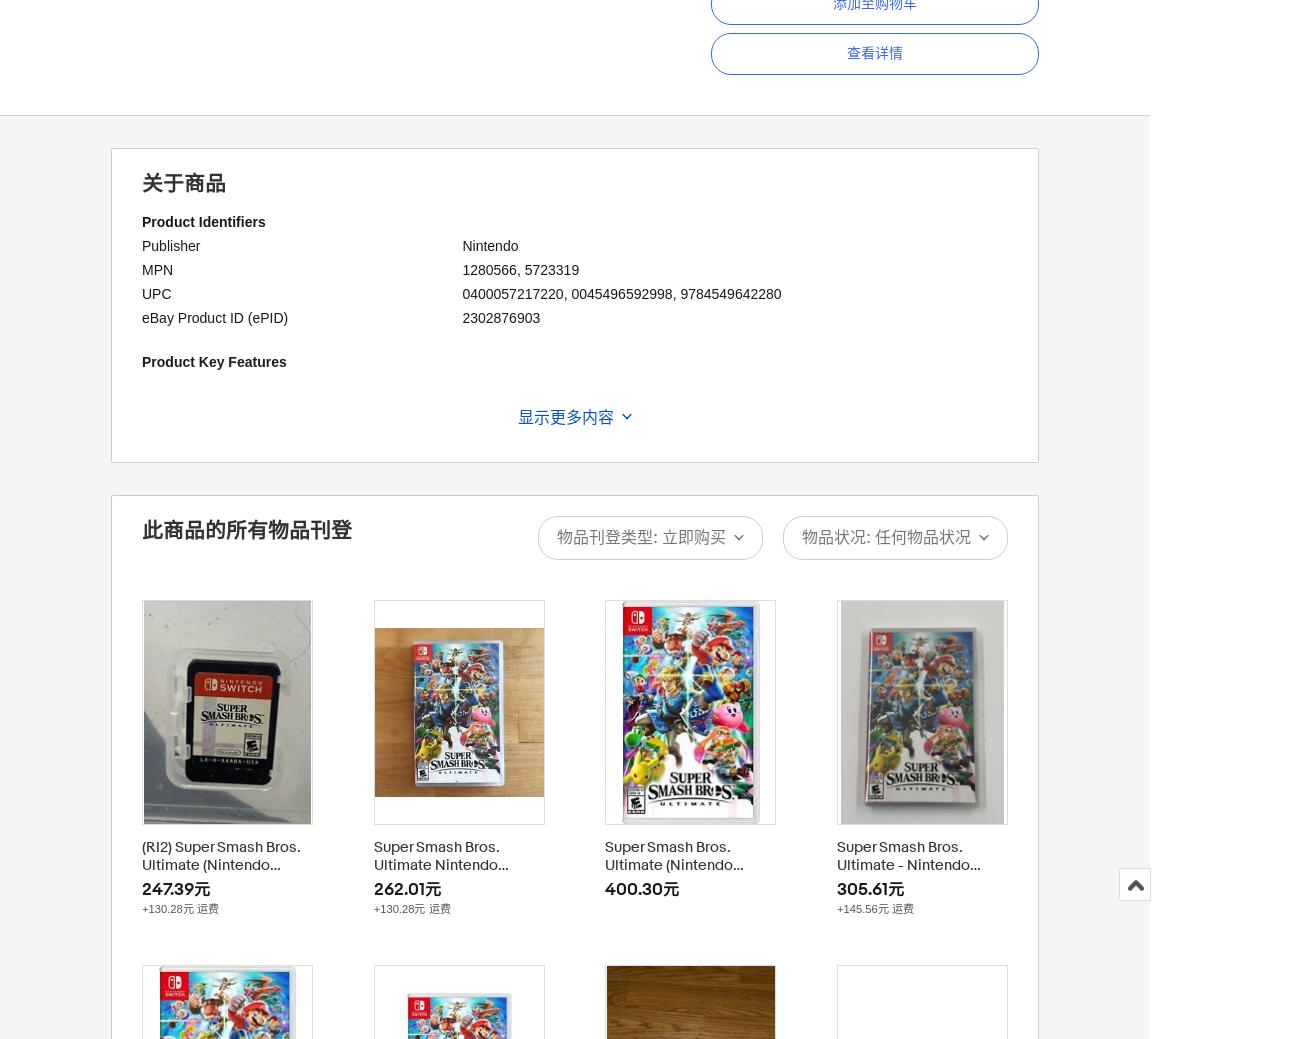 This screenshot has height=1039, width=1311. Describe the element at coordinates (182, 549) in the screenshot. I see `'Release Year'` at that location.